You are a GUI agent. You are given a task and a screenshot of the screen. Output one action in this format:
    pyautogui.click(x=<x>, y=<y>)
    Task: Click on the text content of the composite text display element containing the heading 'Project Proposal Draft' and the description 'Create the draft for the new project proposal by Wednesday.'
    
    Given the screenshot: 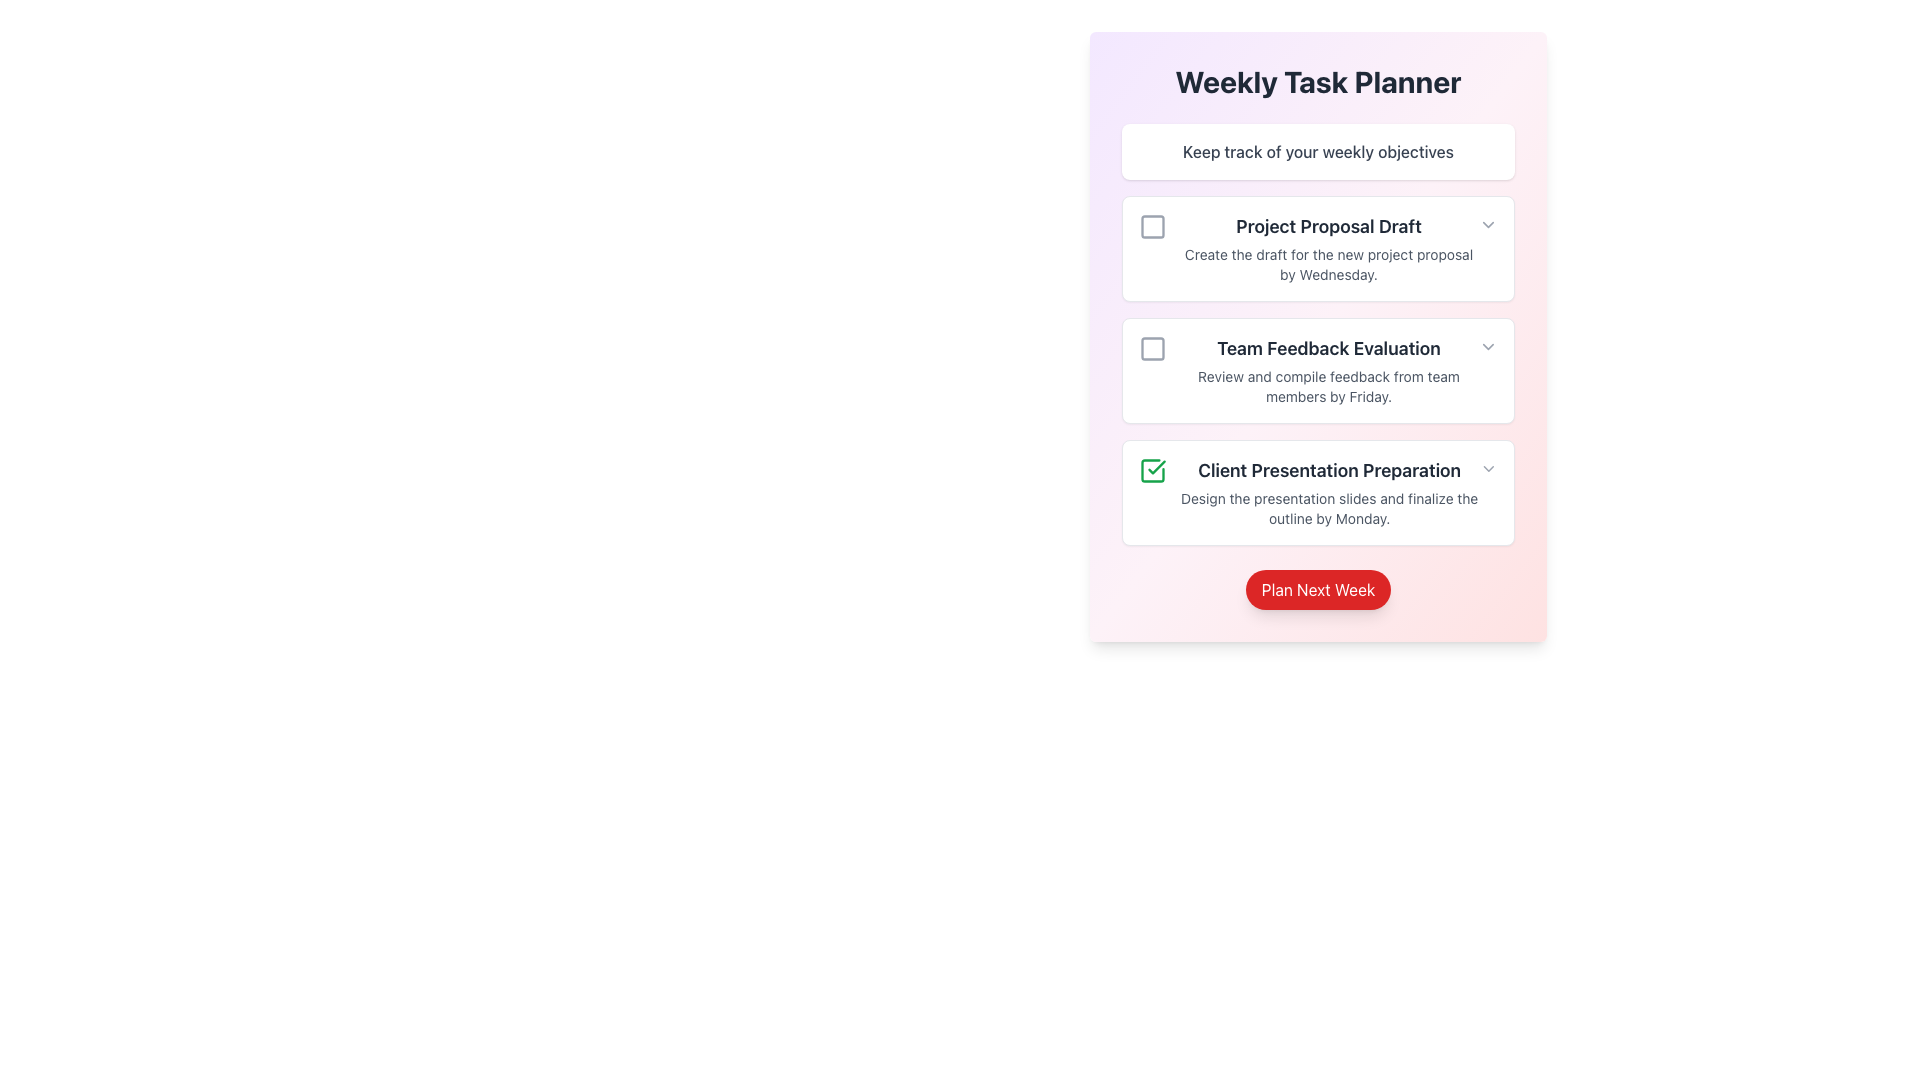 What is the action you would take?
    pyautogui.click(x=1309, y=248)
    